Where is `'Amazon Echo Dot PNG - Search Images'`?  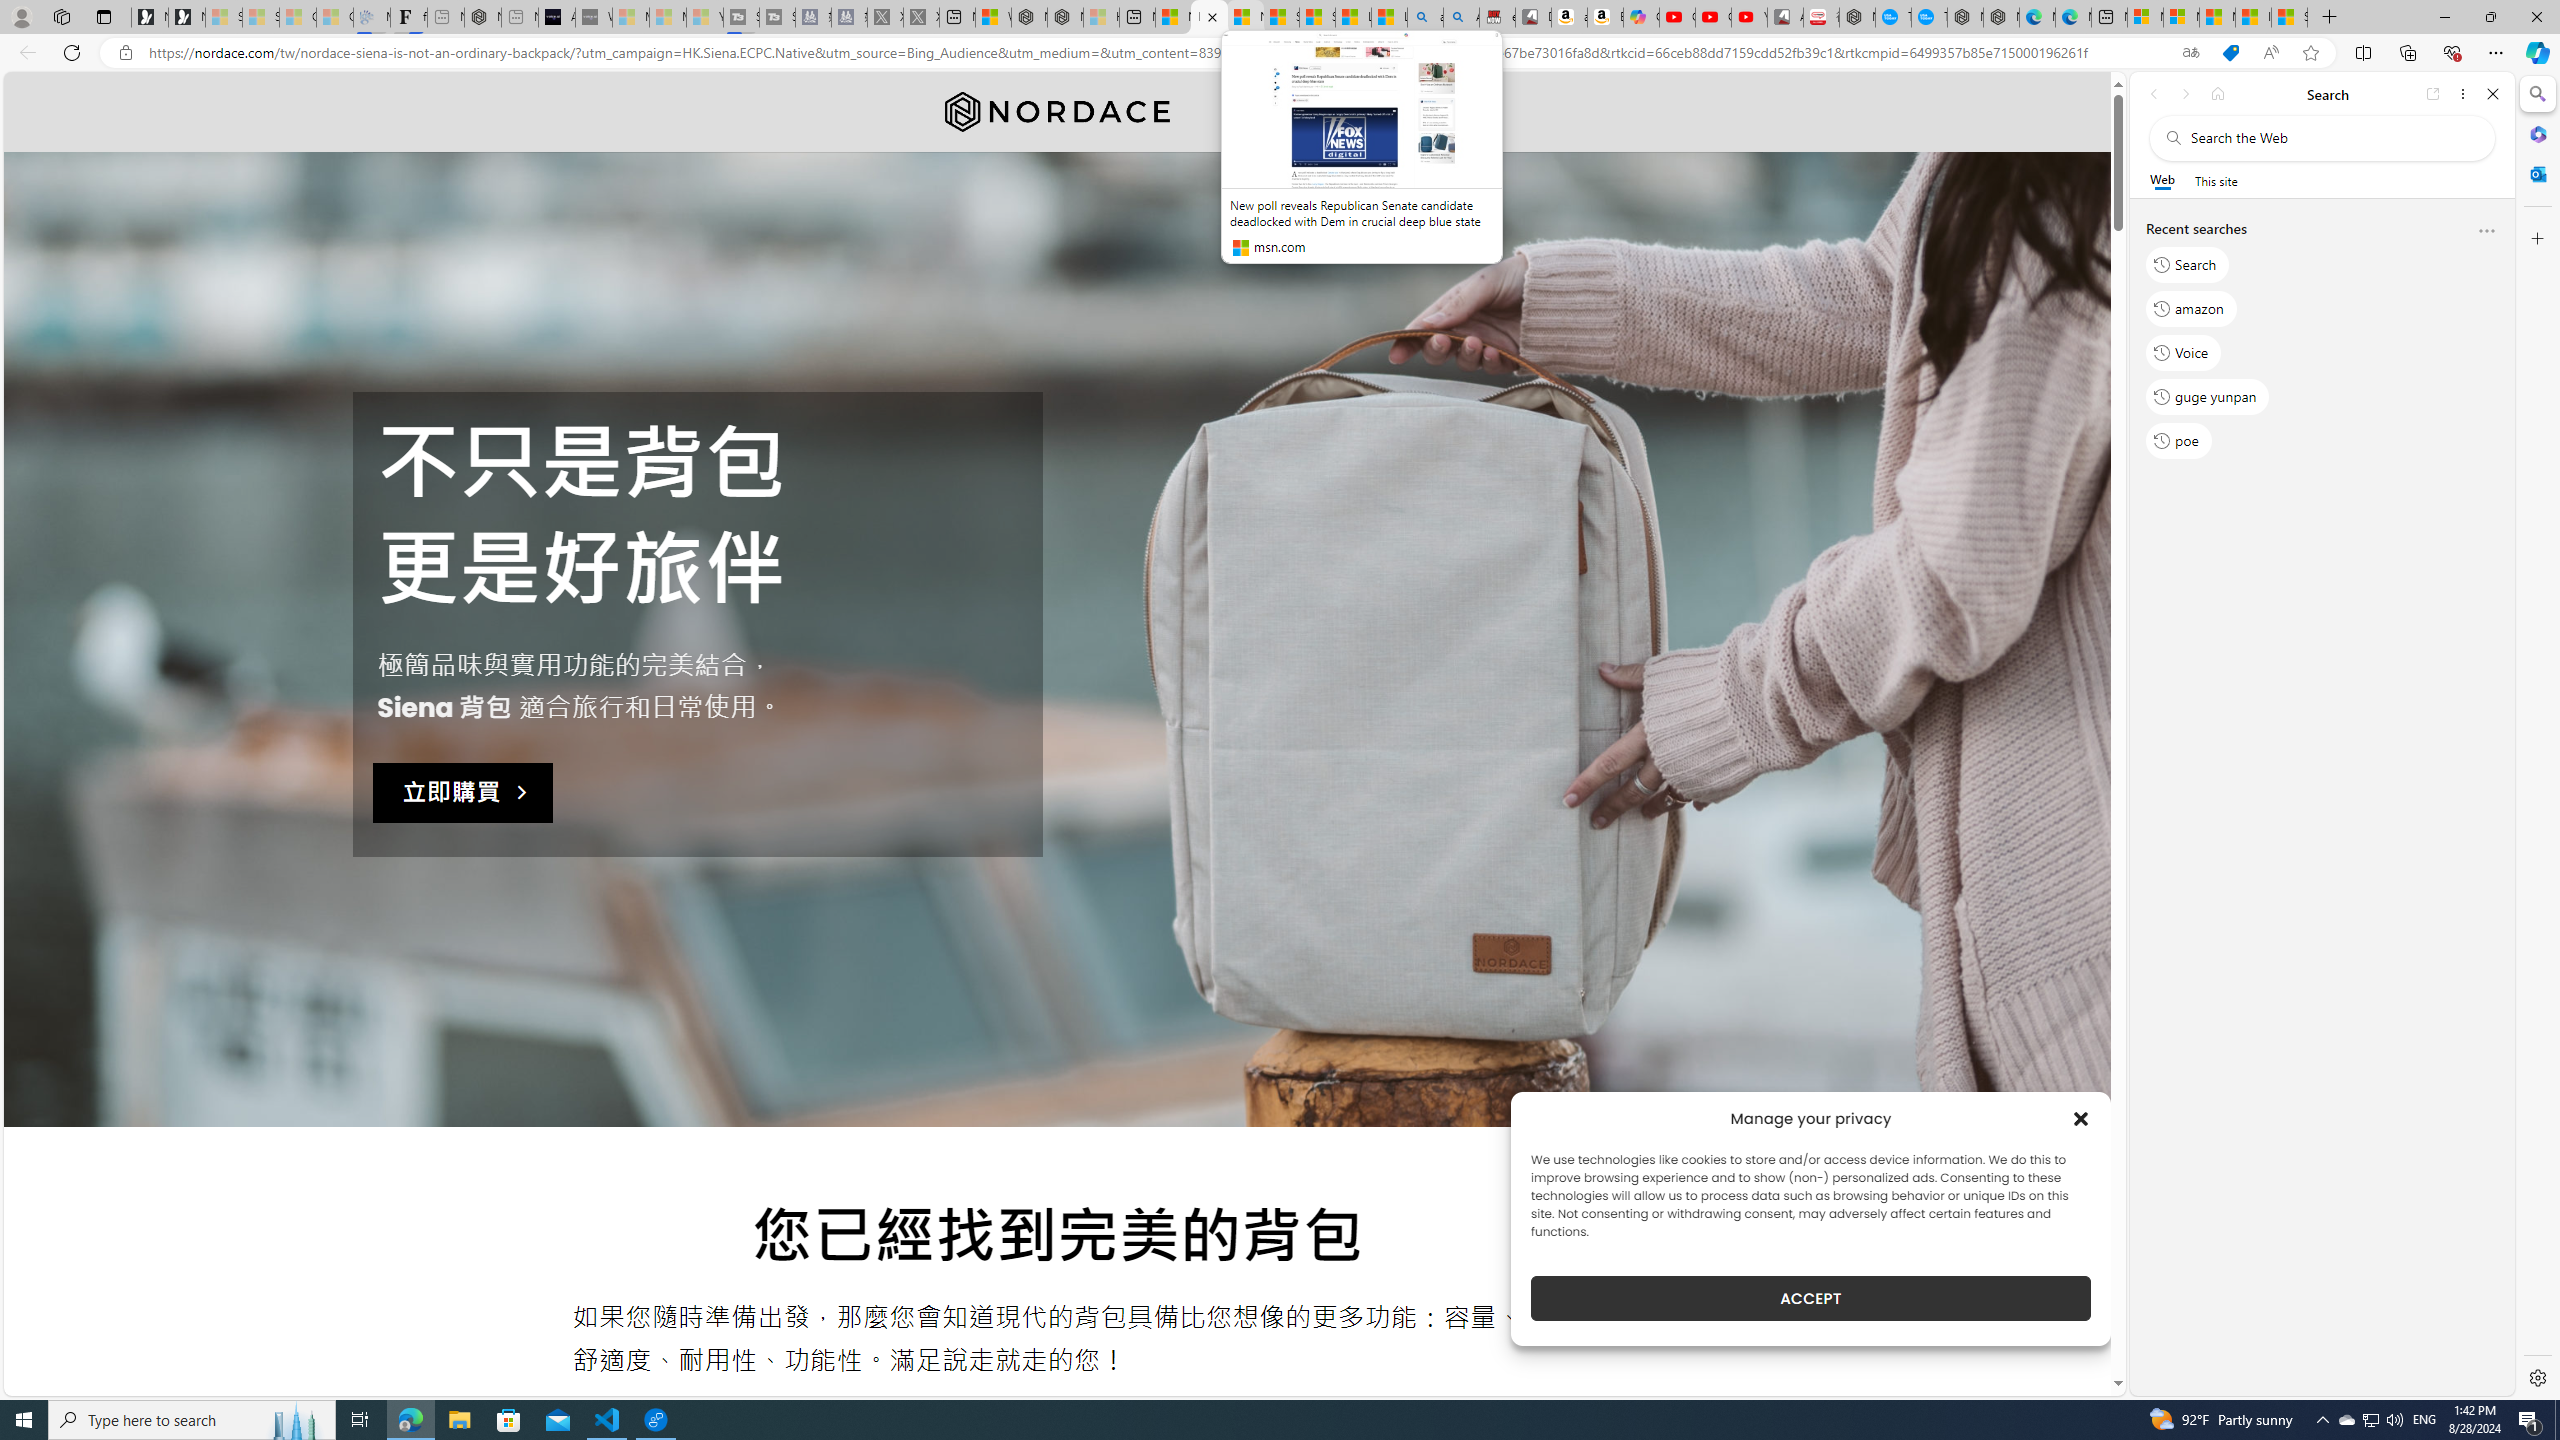
'Amazon Echo Dot PNG - Search Images' is located at coordinates (1460, 16).